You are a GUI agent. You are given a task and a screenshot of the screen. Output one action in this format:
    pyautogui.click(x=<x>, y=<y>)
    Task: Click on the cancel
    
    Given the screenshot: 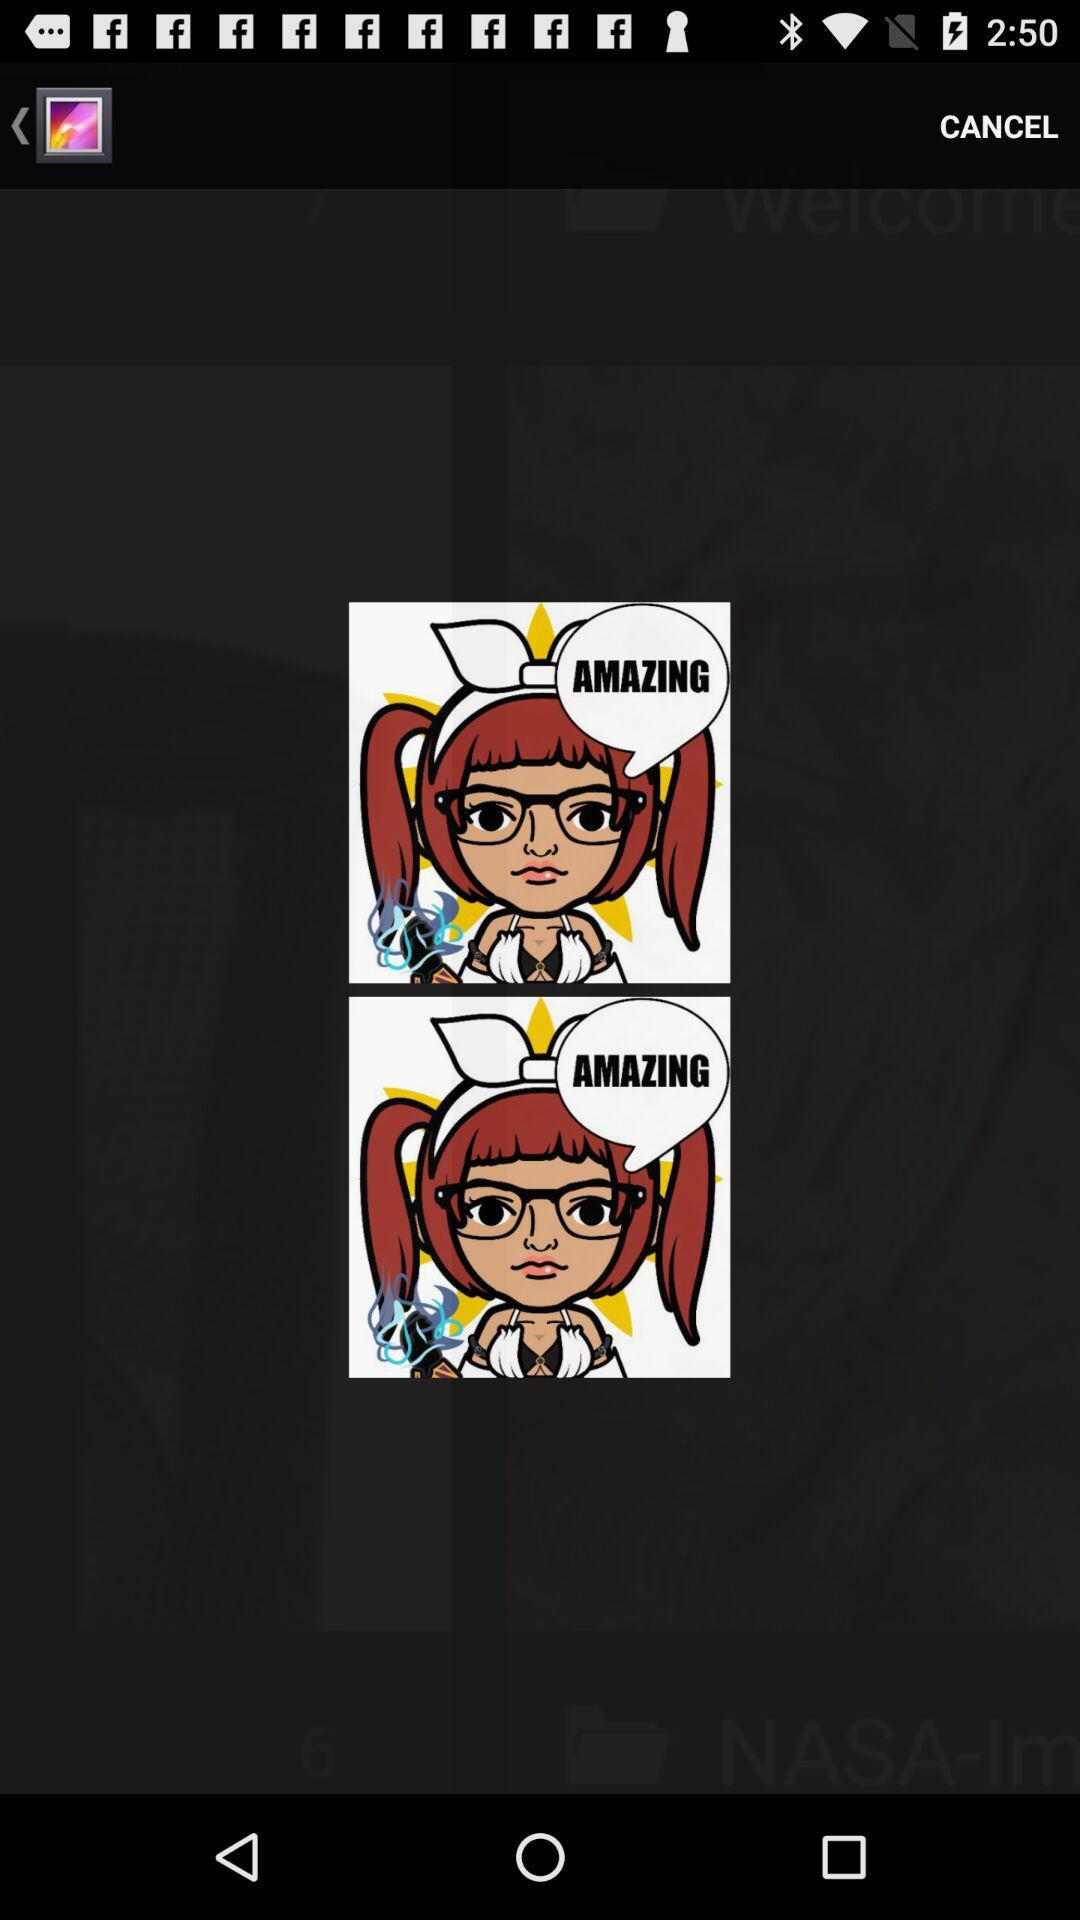 What is the action you would take?
    pyautogui.click(x=999, y=124)
    